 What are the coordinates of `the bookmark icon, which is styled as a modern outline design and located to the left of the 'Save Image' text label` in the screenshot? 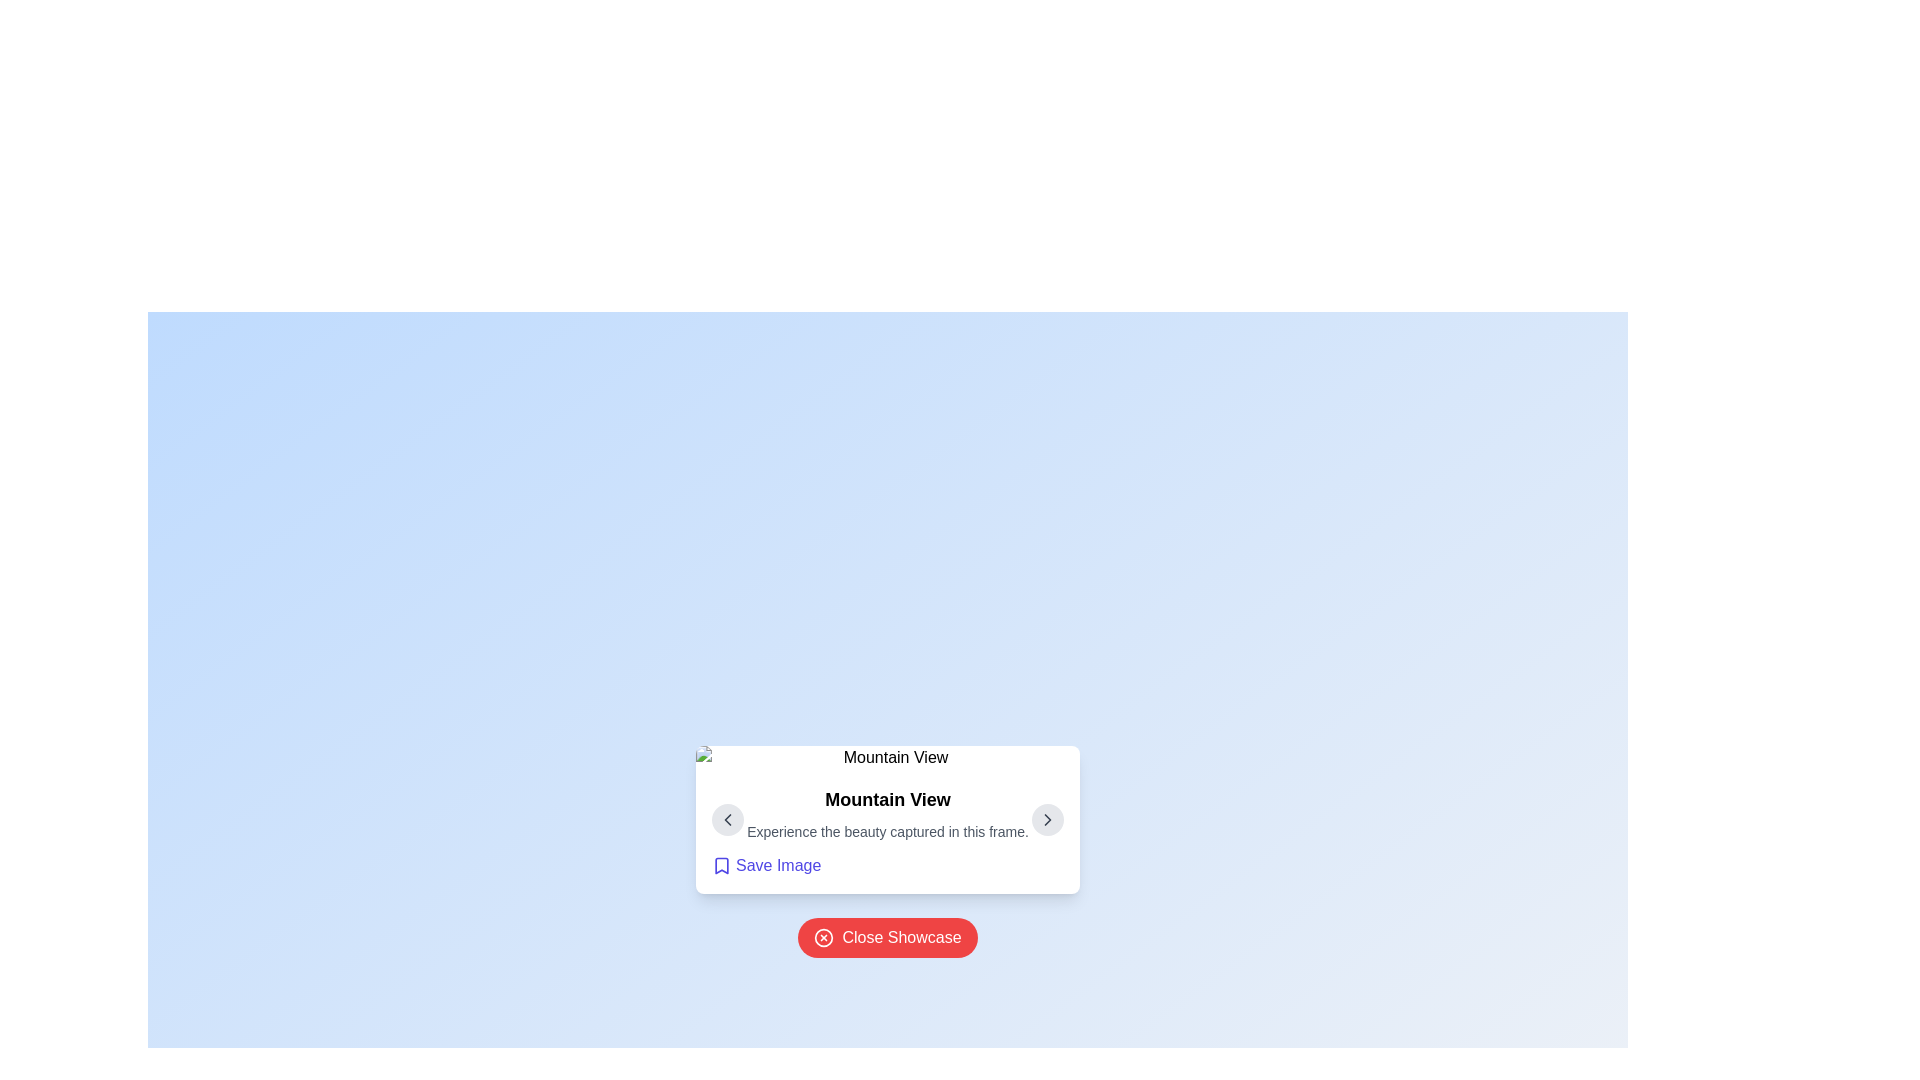 It's located at (720, 865).